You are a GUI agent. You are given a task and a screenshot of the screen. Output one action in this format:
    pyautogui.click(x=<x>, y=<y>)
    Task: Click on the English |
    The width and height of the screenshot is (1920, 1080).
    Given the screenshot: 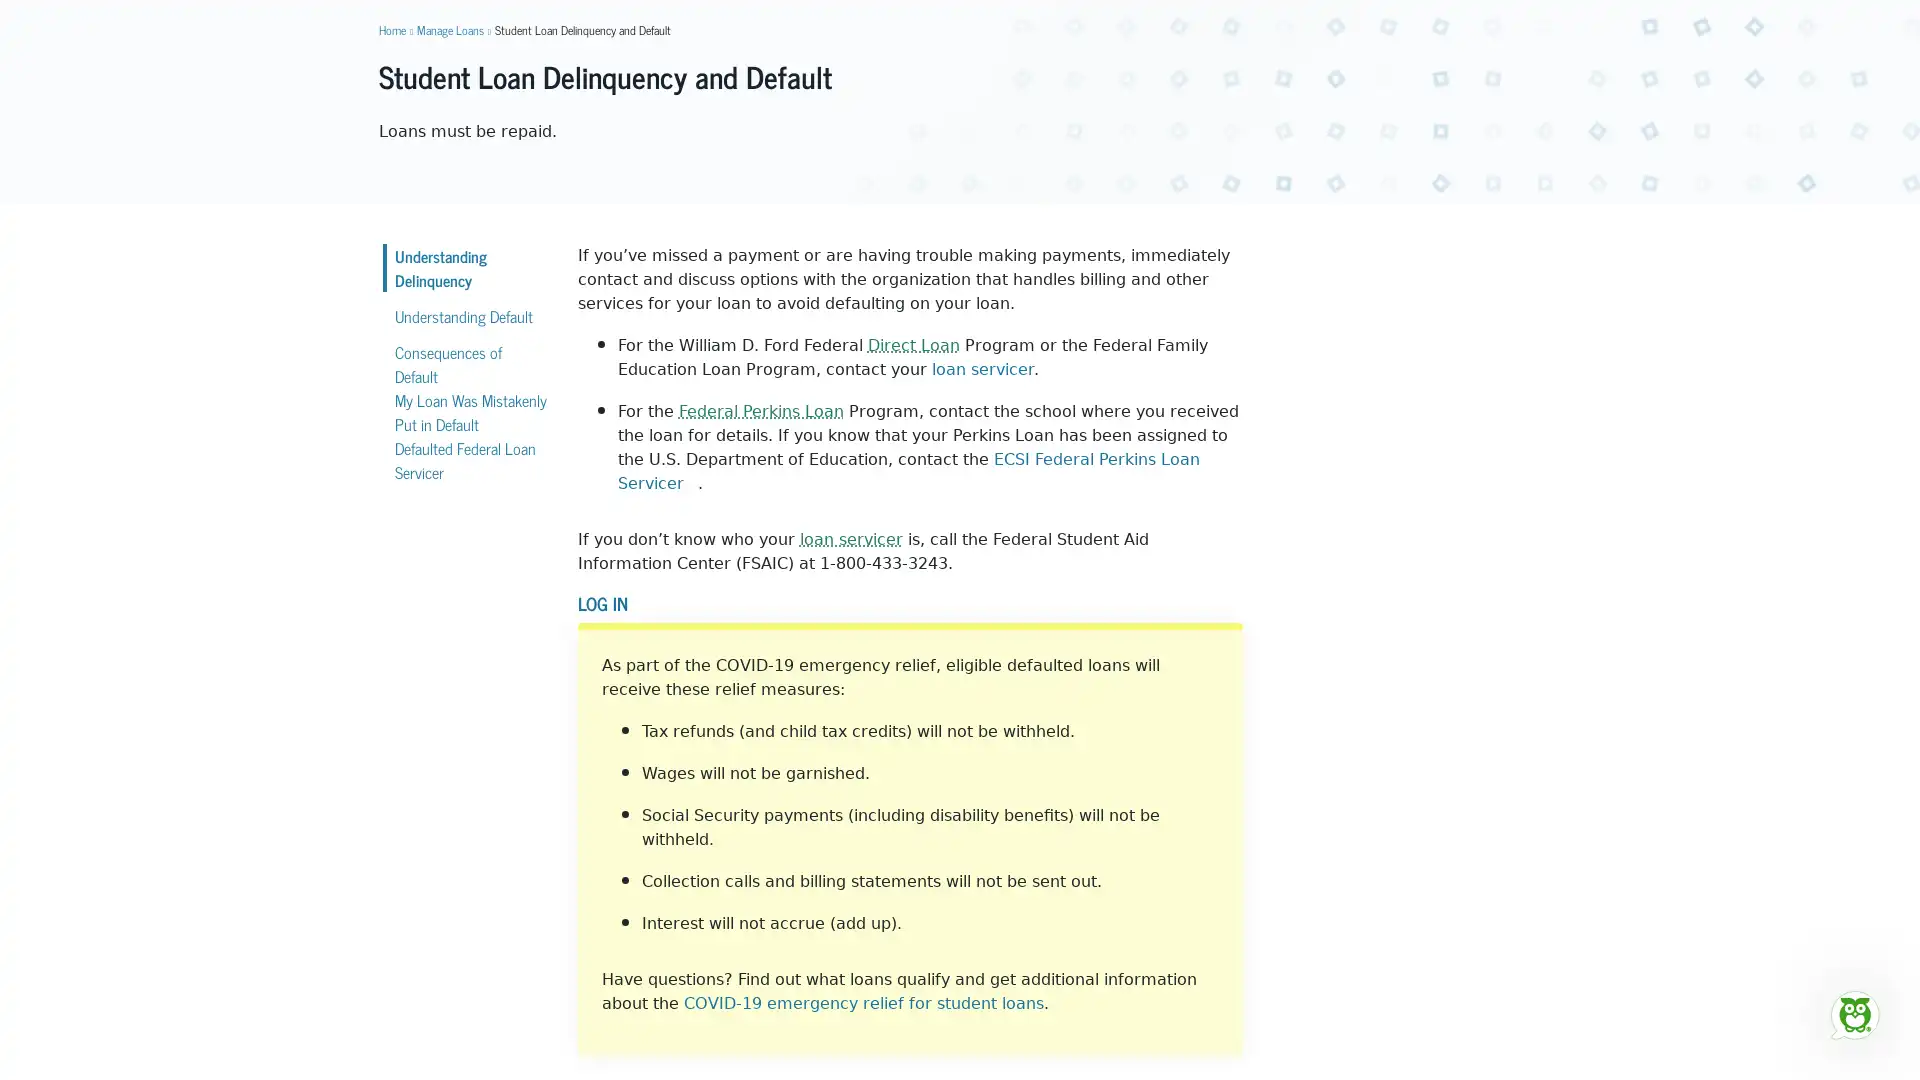 What is the action you would take?
    pyautogui.click(x=1473, y=15)
    